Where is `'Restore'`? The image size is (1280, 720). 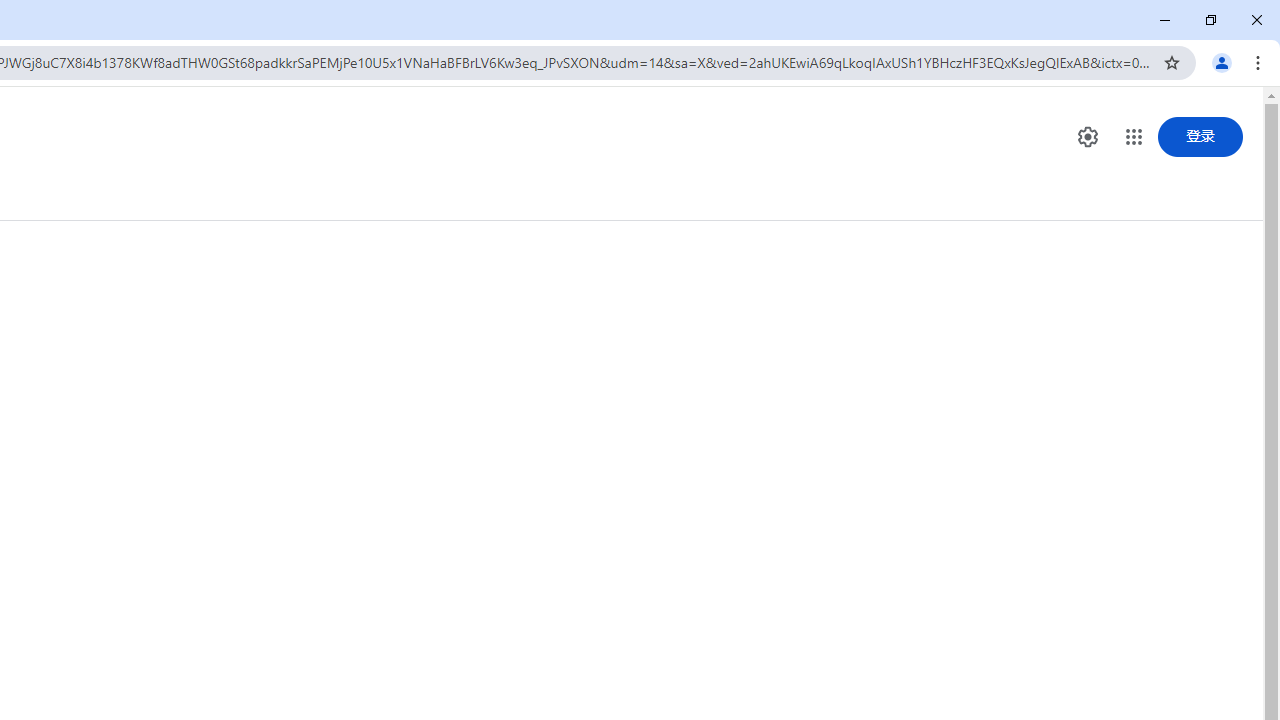 'Restore' is located at coordinates (1209, 20).